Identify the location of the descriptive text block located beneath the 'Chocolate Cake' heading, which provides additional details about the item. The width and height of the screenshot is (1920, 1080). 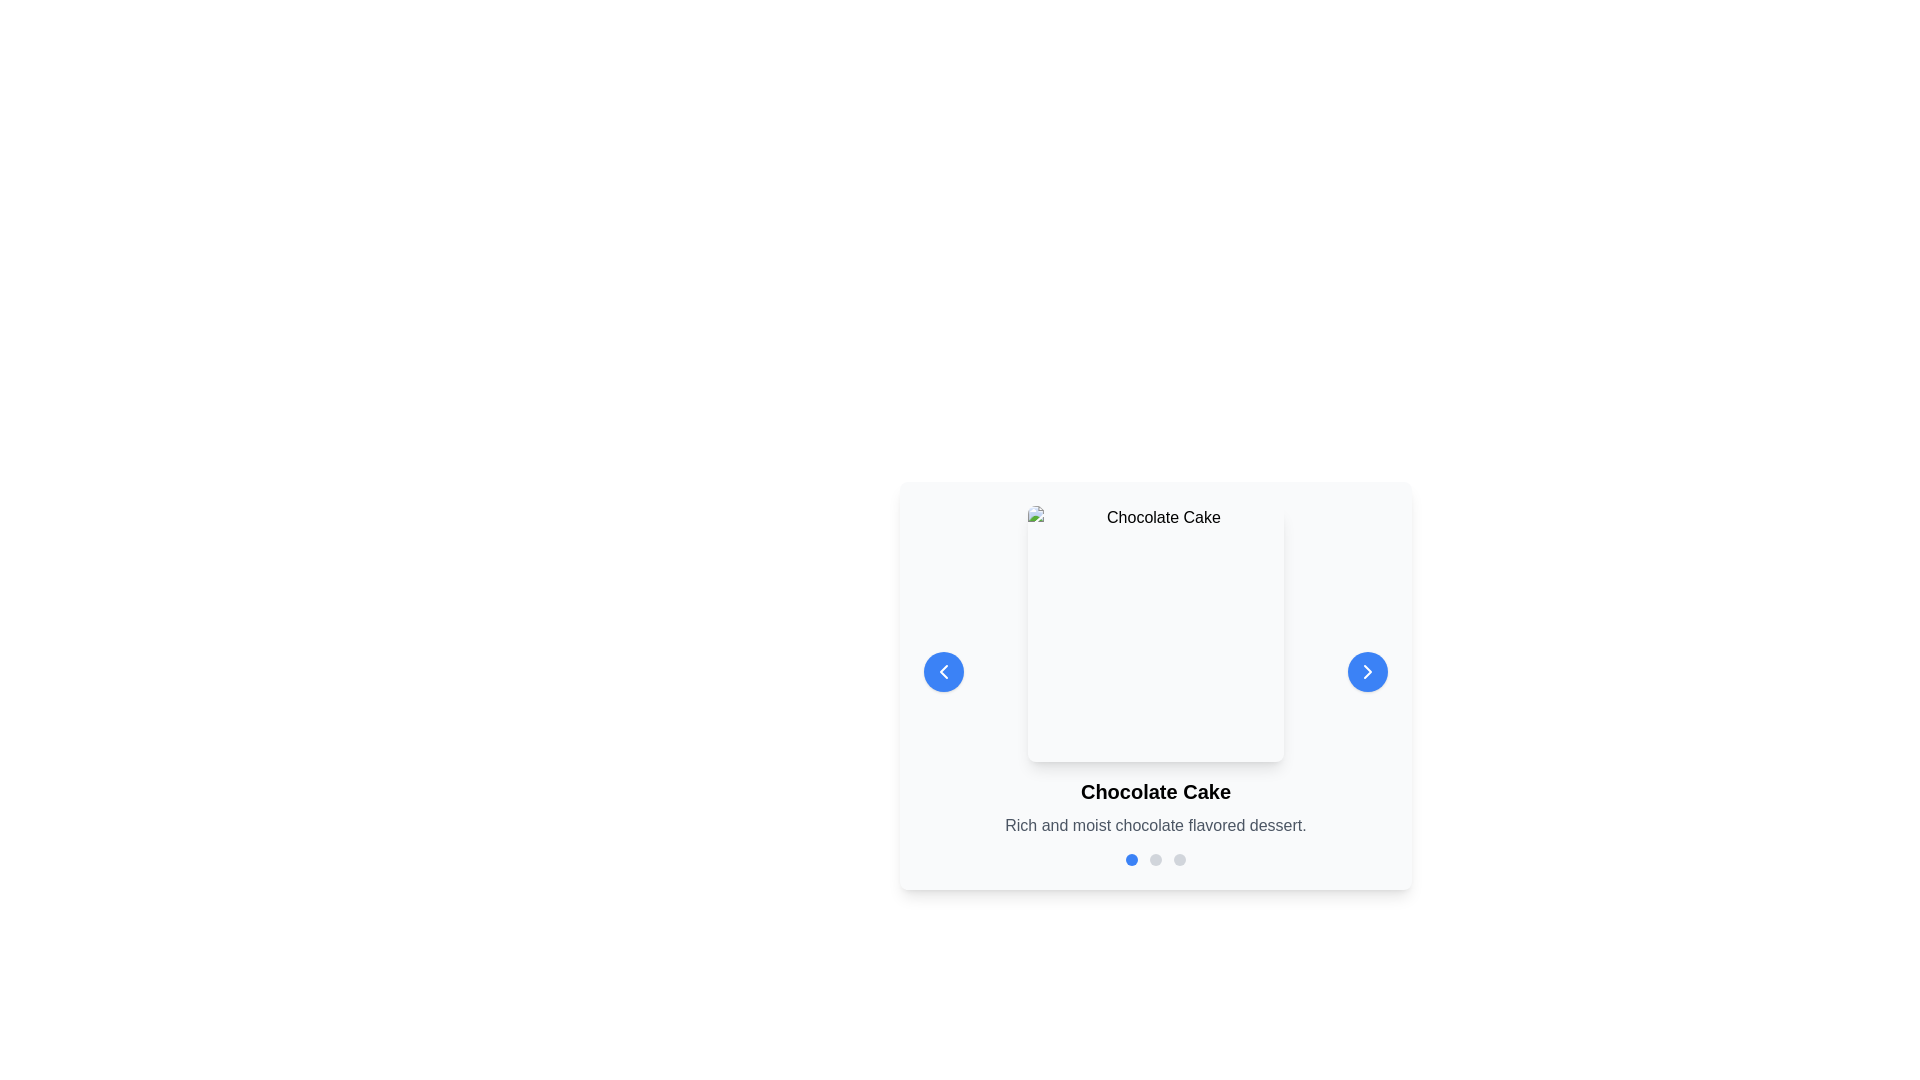
(1156, 825).